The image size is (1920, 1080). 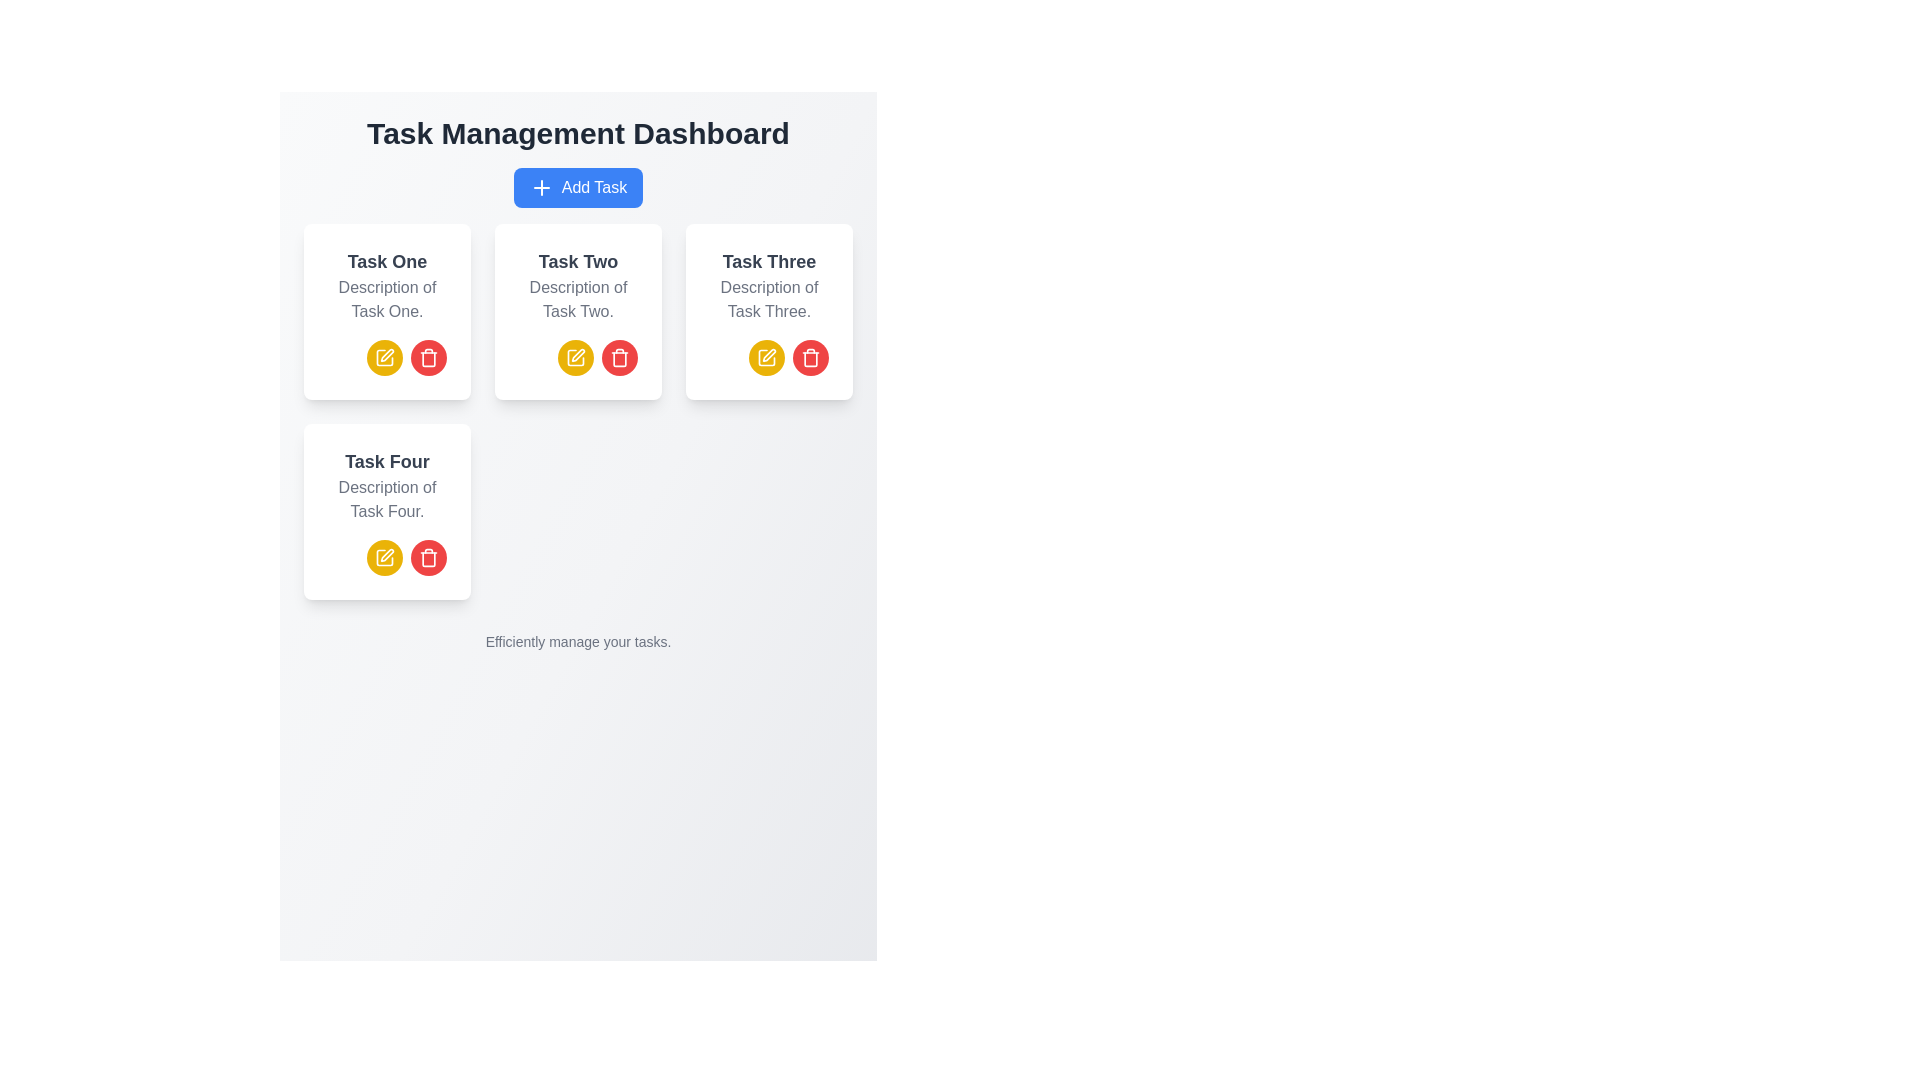 I want to click on the Text Label that serves as the title for the third task within its card component, located in the third card from the left, so click(x=768, y=261).